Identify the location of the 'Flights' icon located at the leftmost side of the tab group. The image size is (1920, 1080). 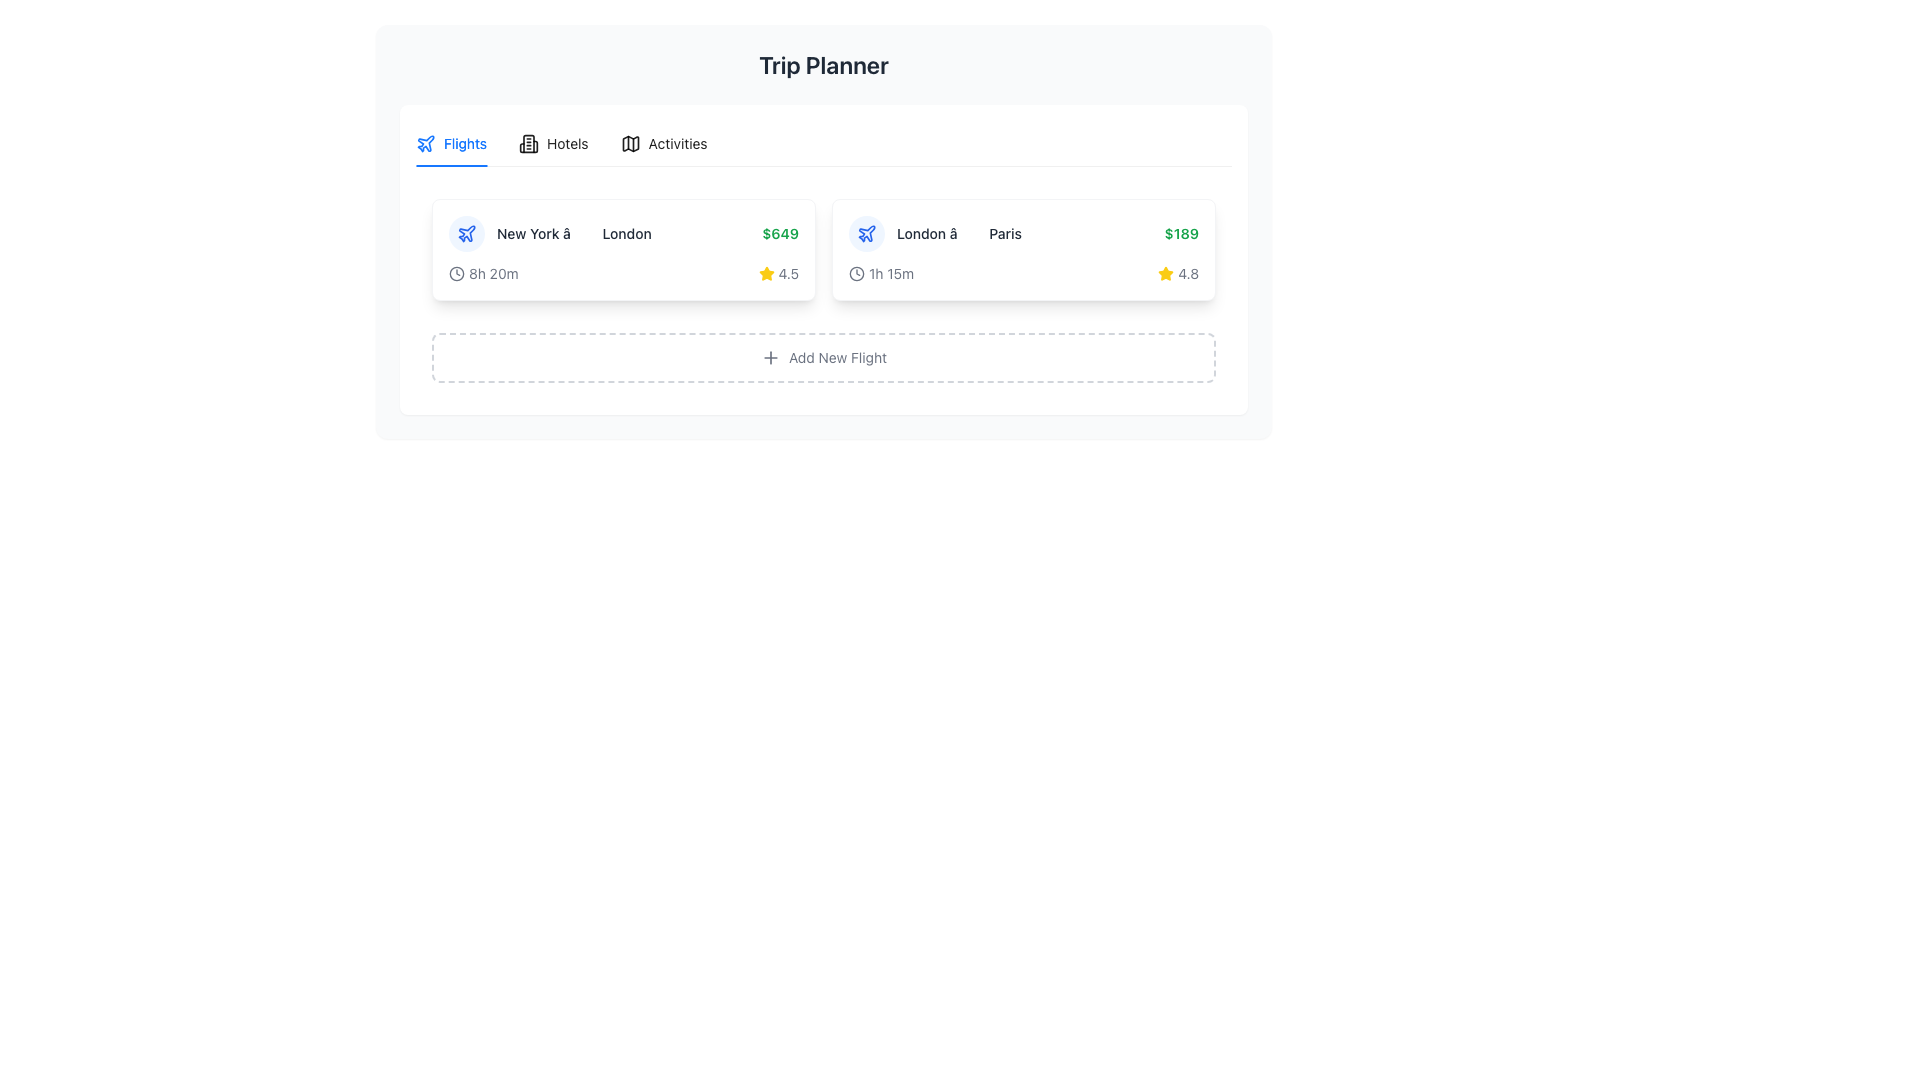
(425, 142).